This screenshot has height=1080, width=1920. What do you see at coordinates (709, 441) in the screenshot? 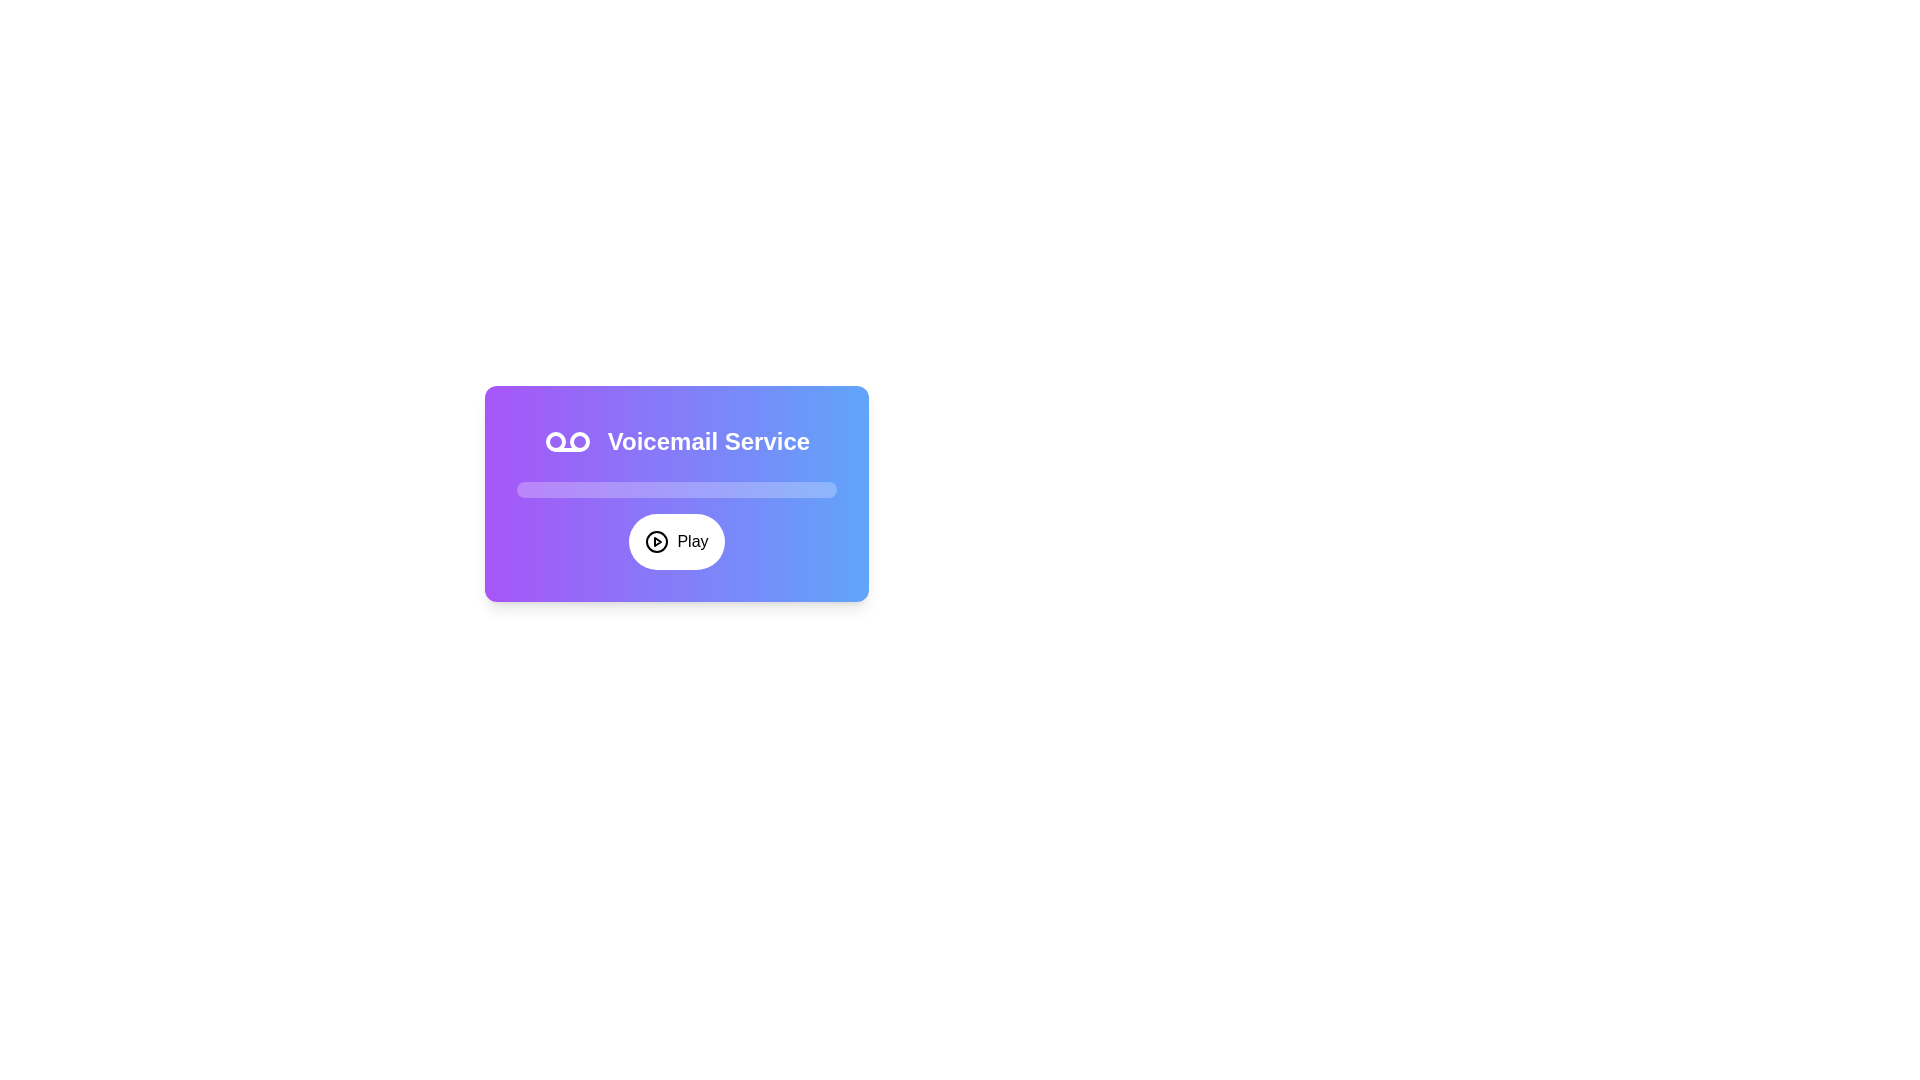
I see `the Text Label displaying 'Voicemail Service', which is located on the right-hand side of the voicemail icon and has a bold white font on a vibrant gradient background` at bounding box center [709, 441].